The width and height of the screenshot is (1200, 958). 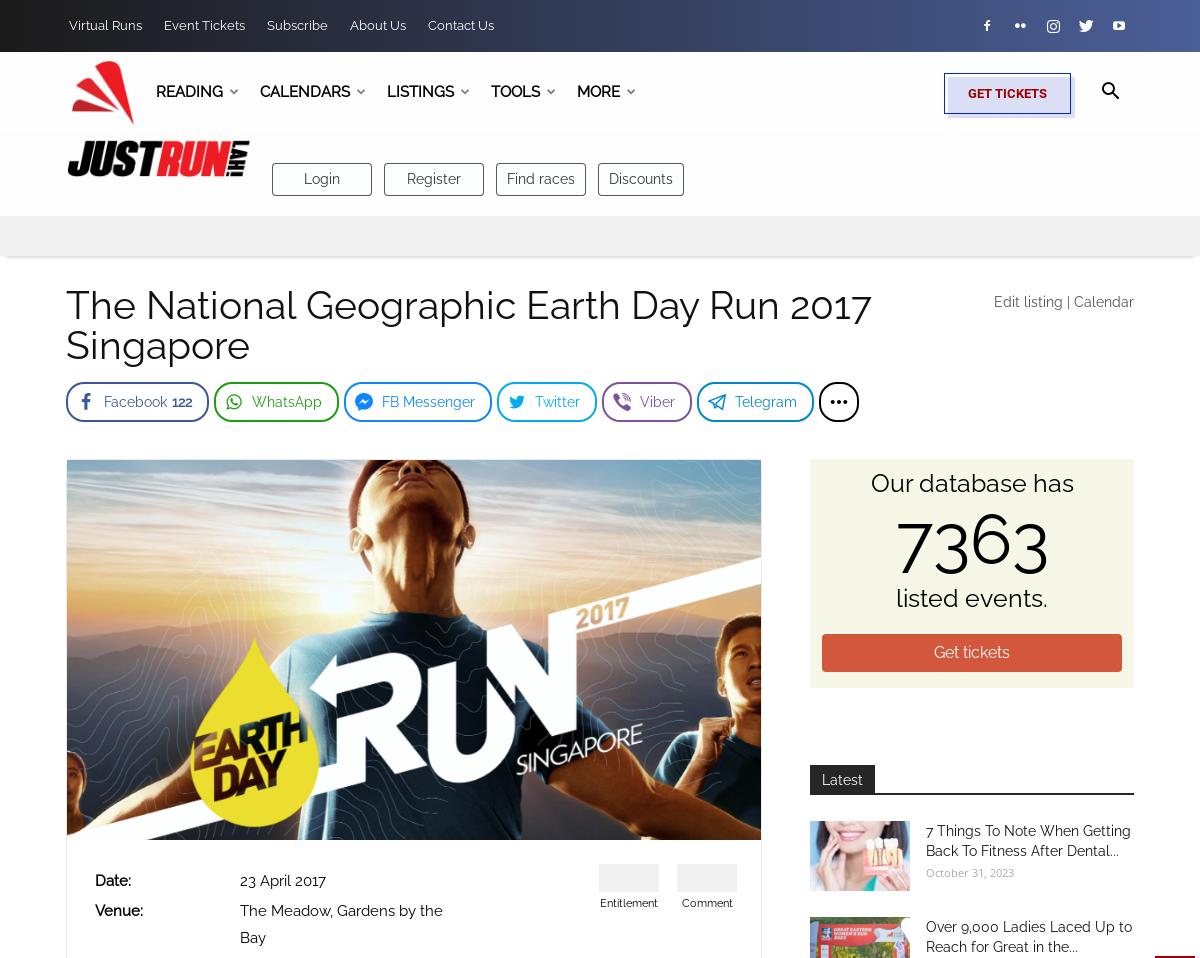 I want to click on 'October 31, 2023', so click(x=969, y=870).